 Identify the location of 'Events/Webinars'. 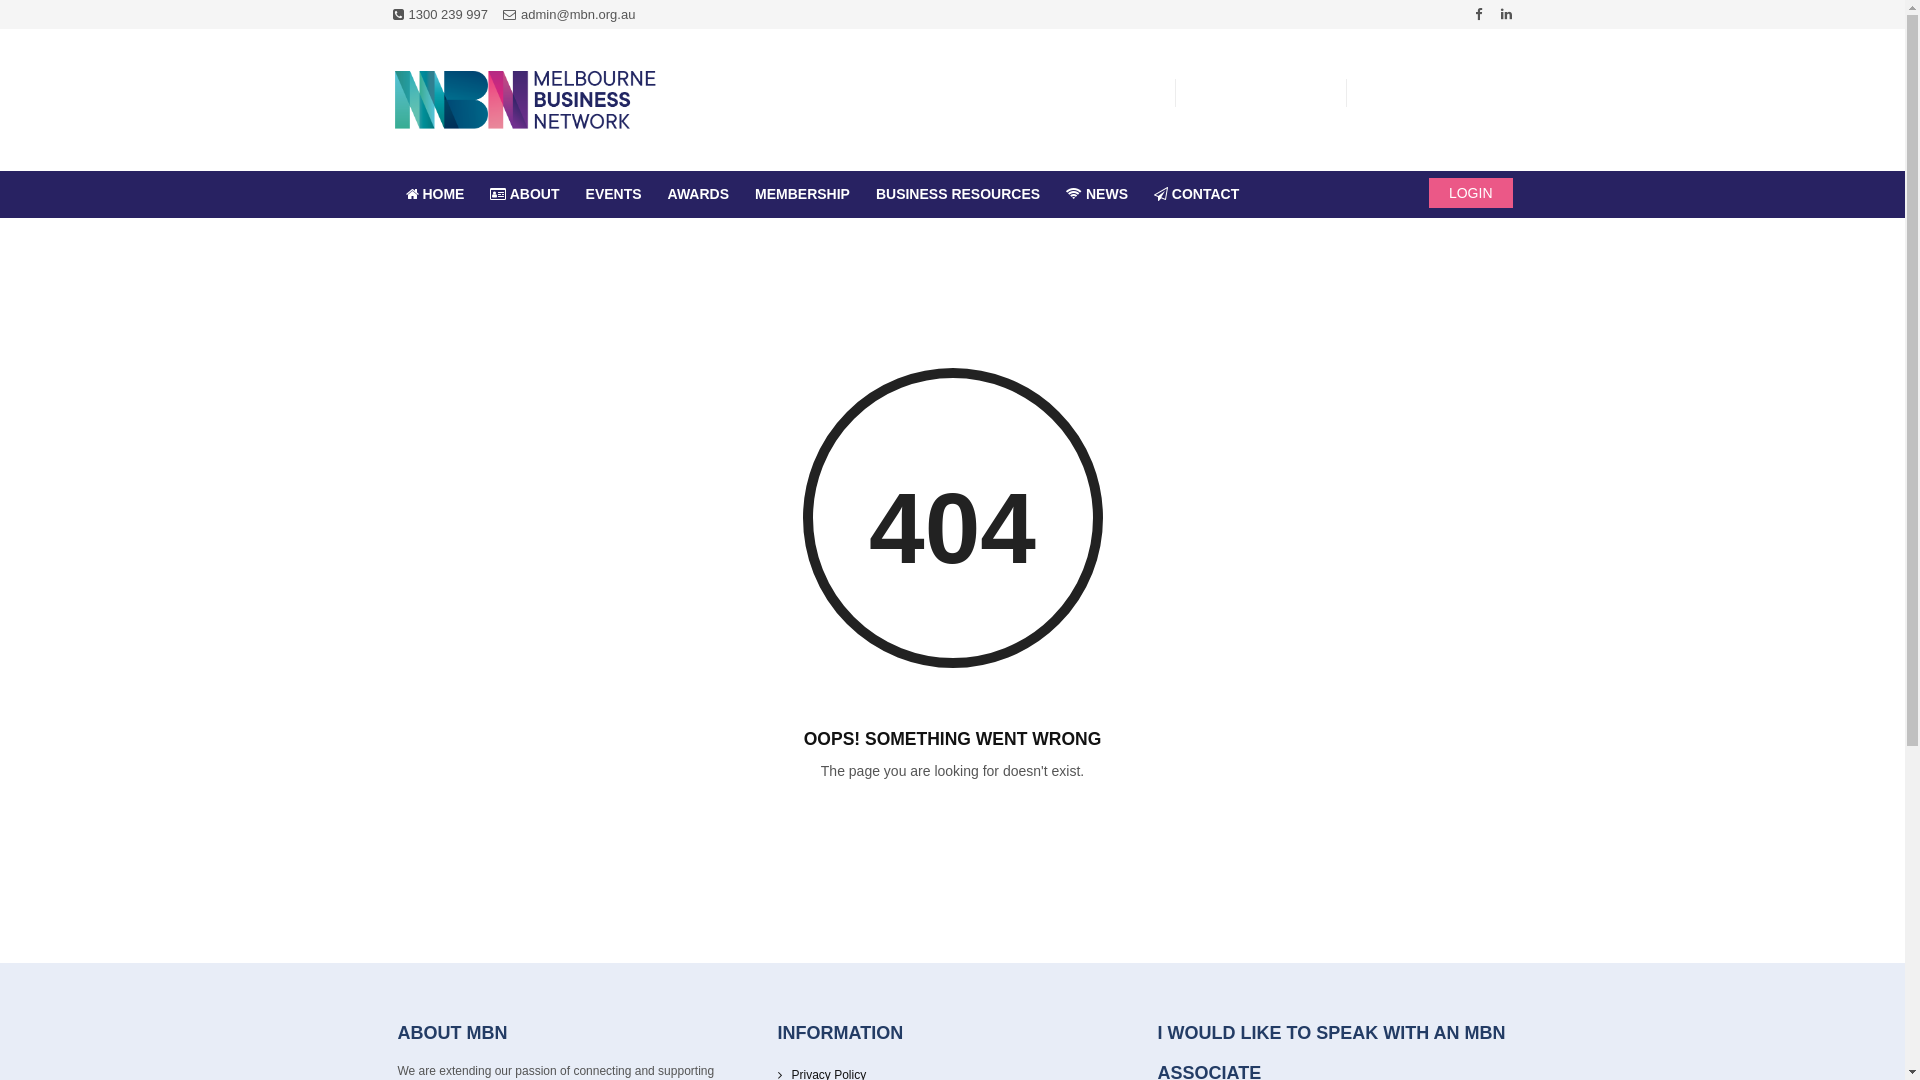
(1265, 95).